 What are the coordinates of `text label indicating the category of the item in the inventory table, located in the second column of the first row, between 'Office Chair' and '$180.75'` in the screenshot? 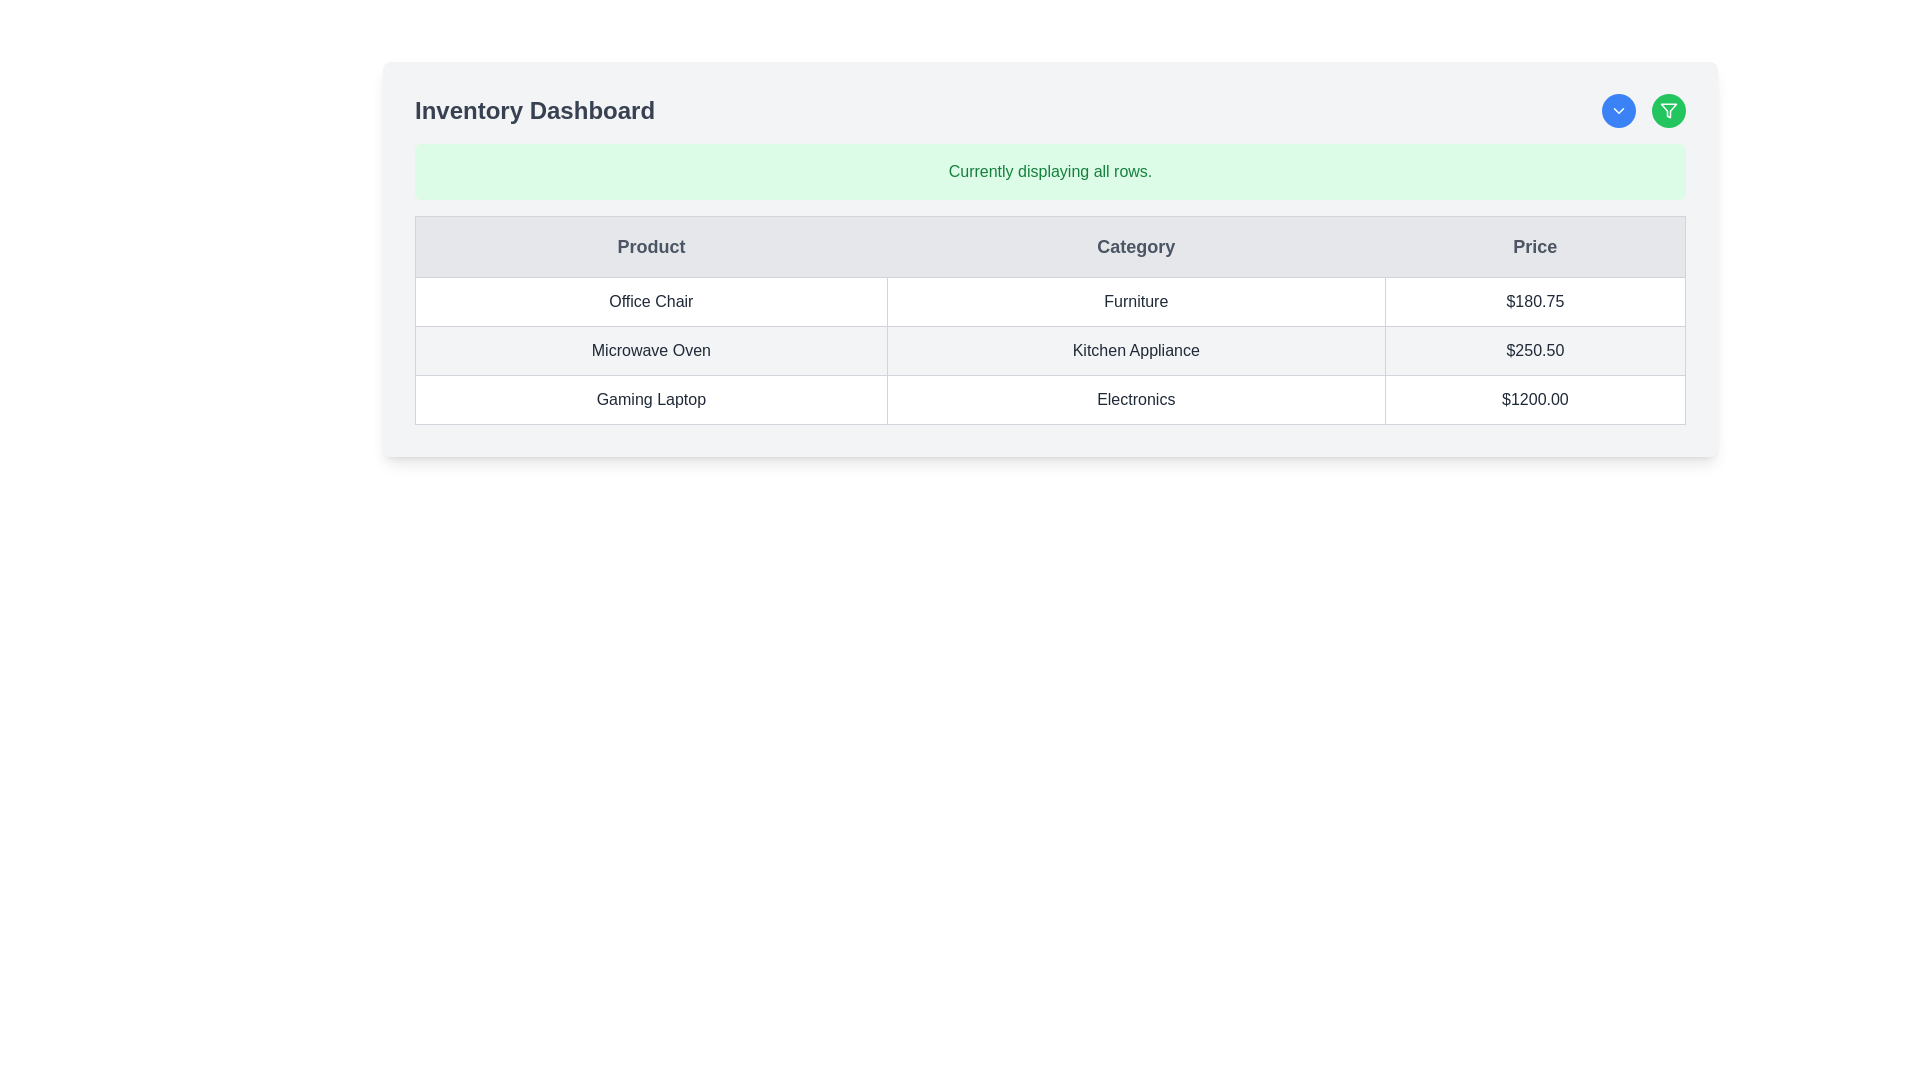 It's located at (1136, 301).